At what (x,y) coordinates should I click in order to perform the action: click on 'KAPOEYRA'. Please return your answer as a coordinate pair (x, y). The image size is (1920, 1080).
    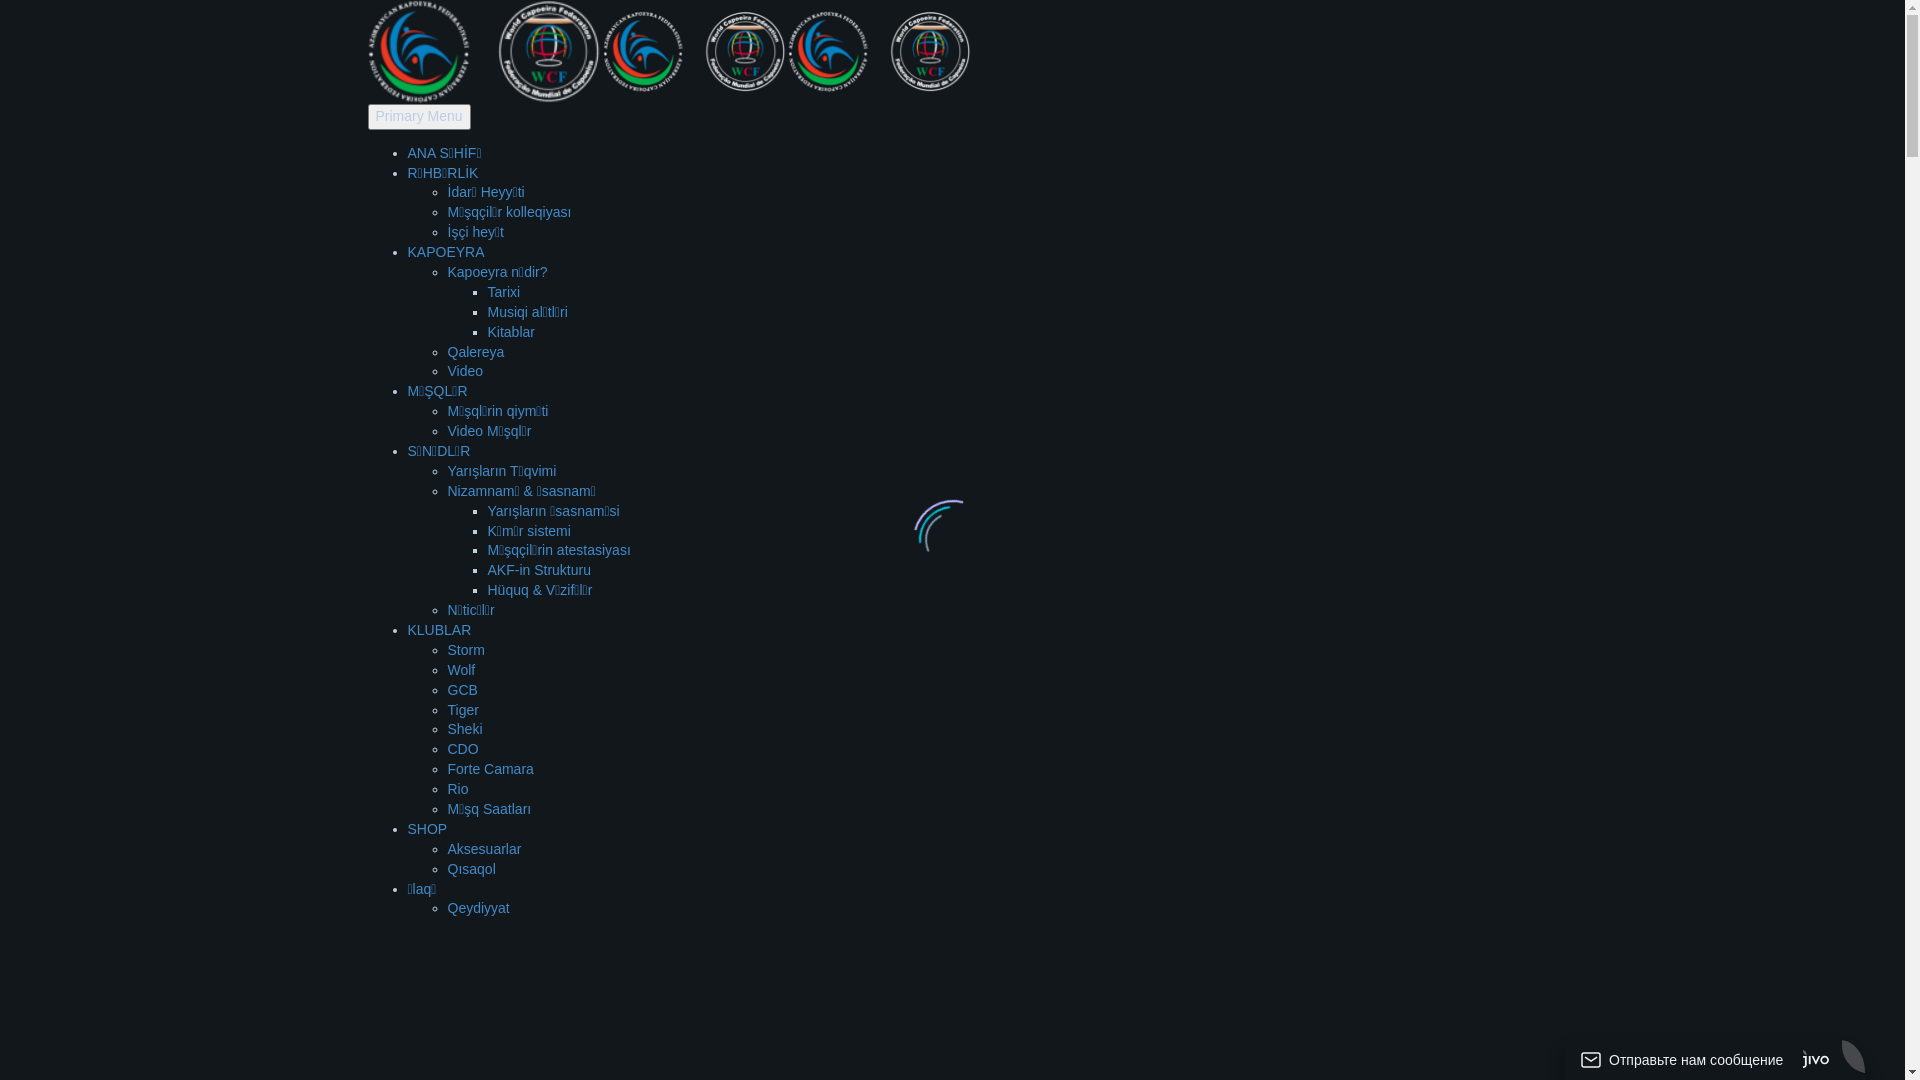
    Looking at the image, I should click on (445, 250).